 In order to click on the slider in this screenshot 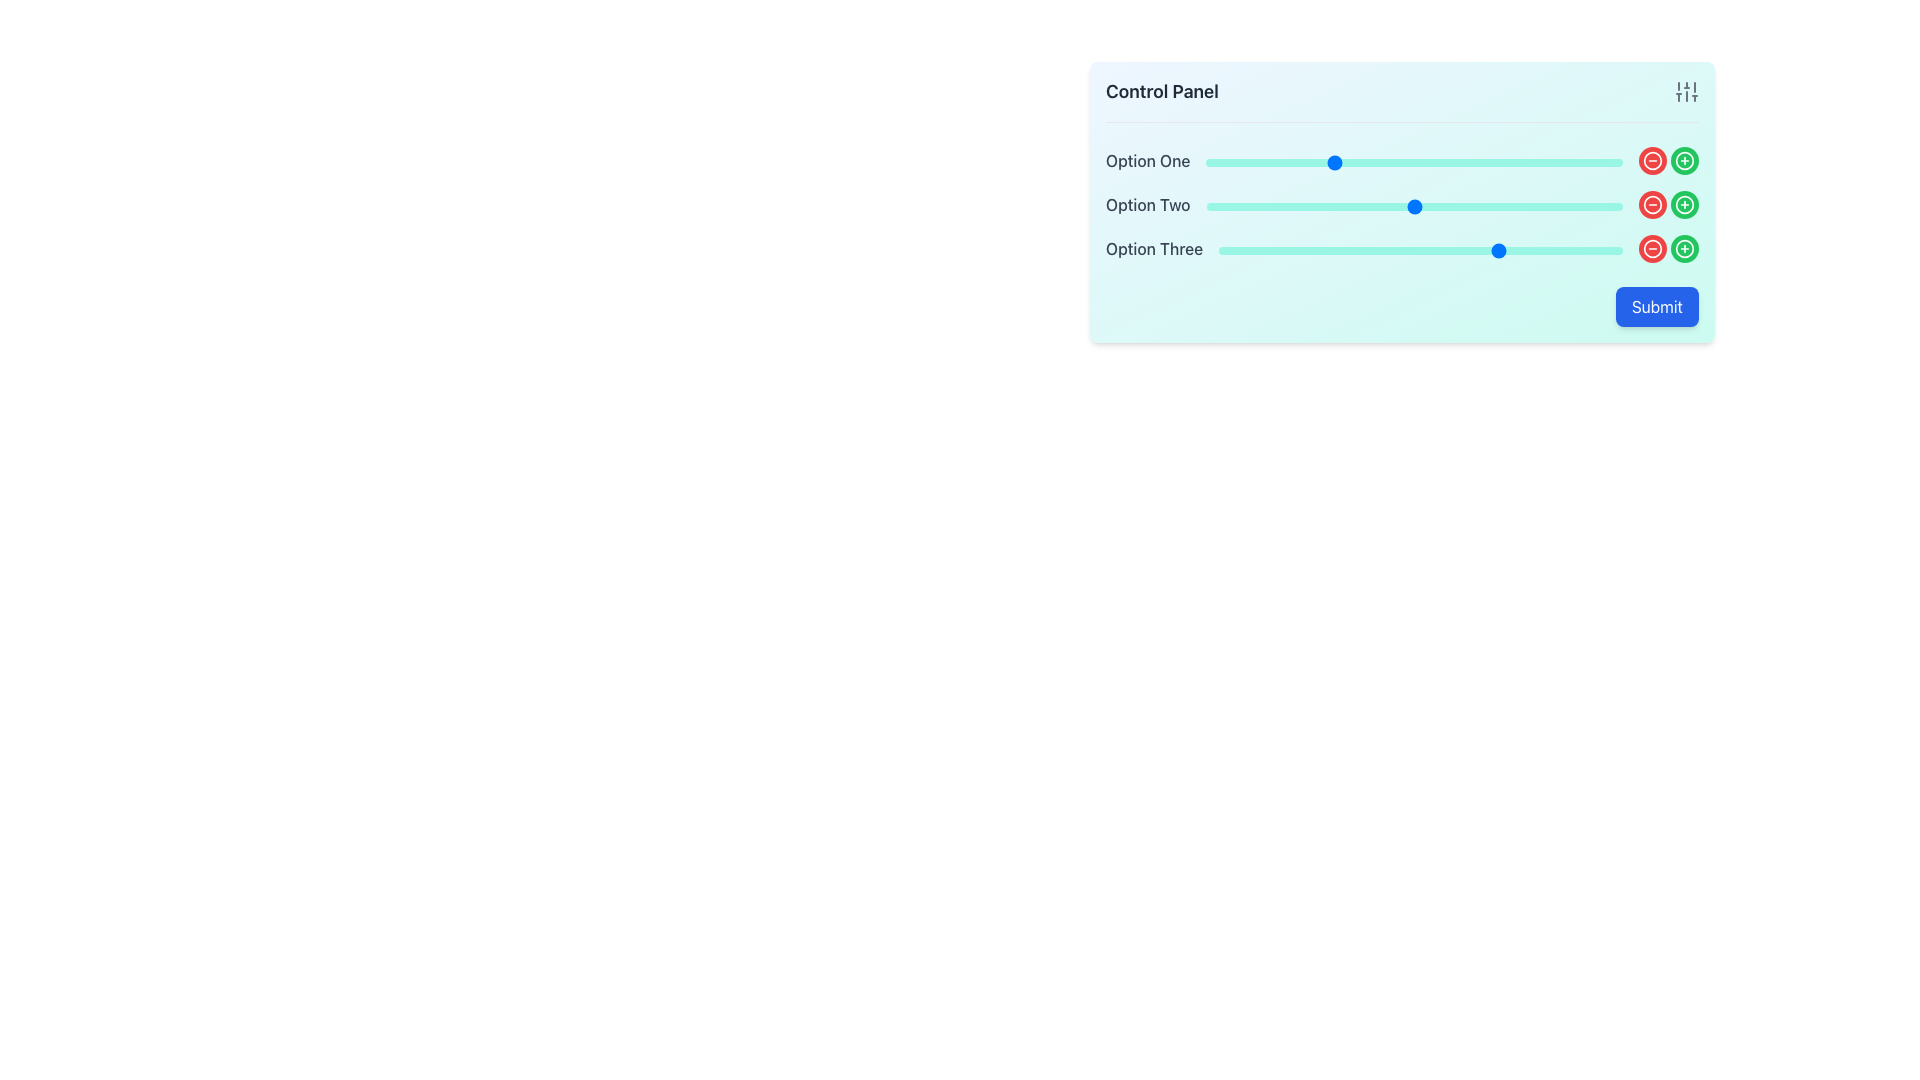, I will do `click(1542, 161)`.